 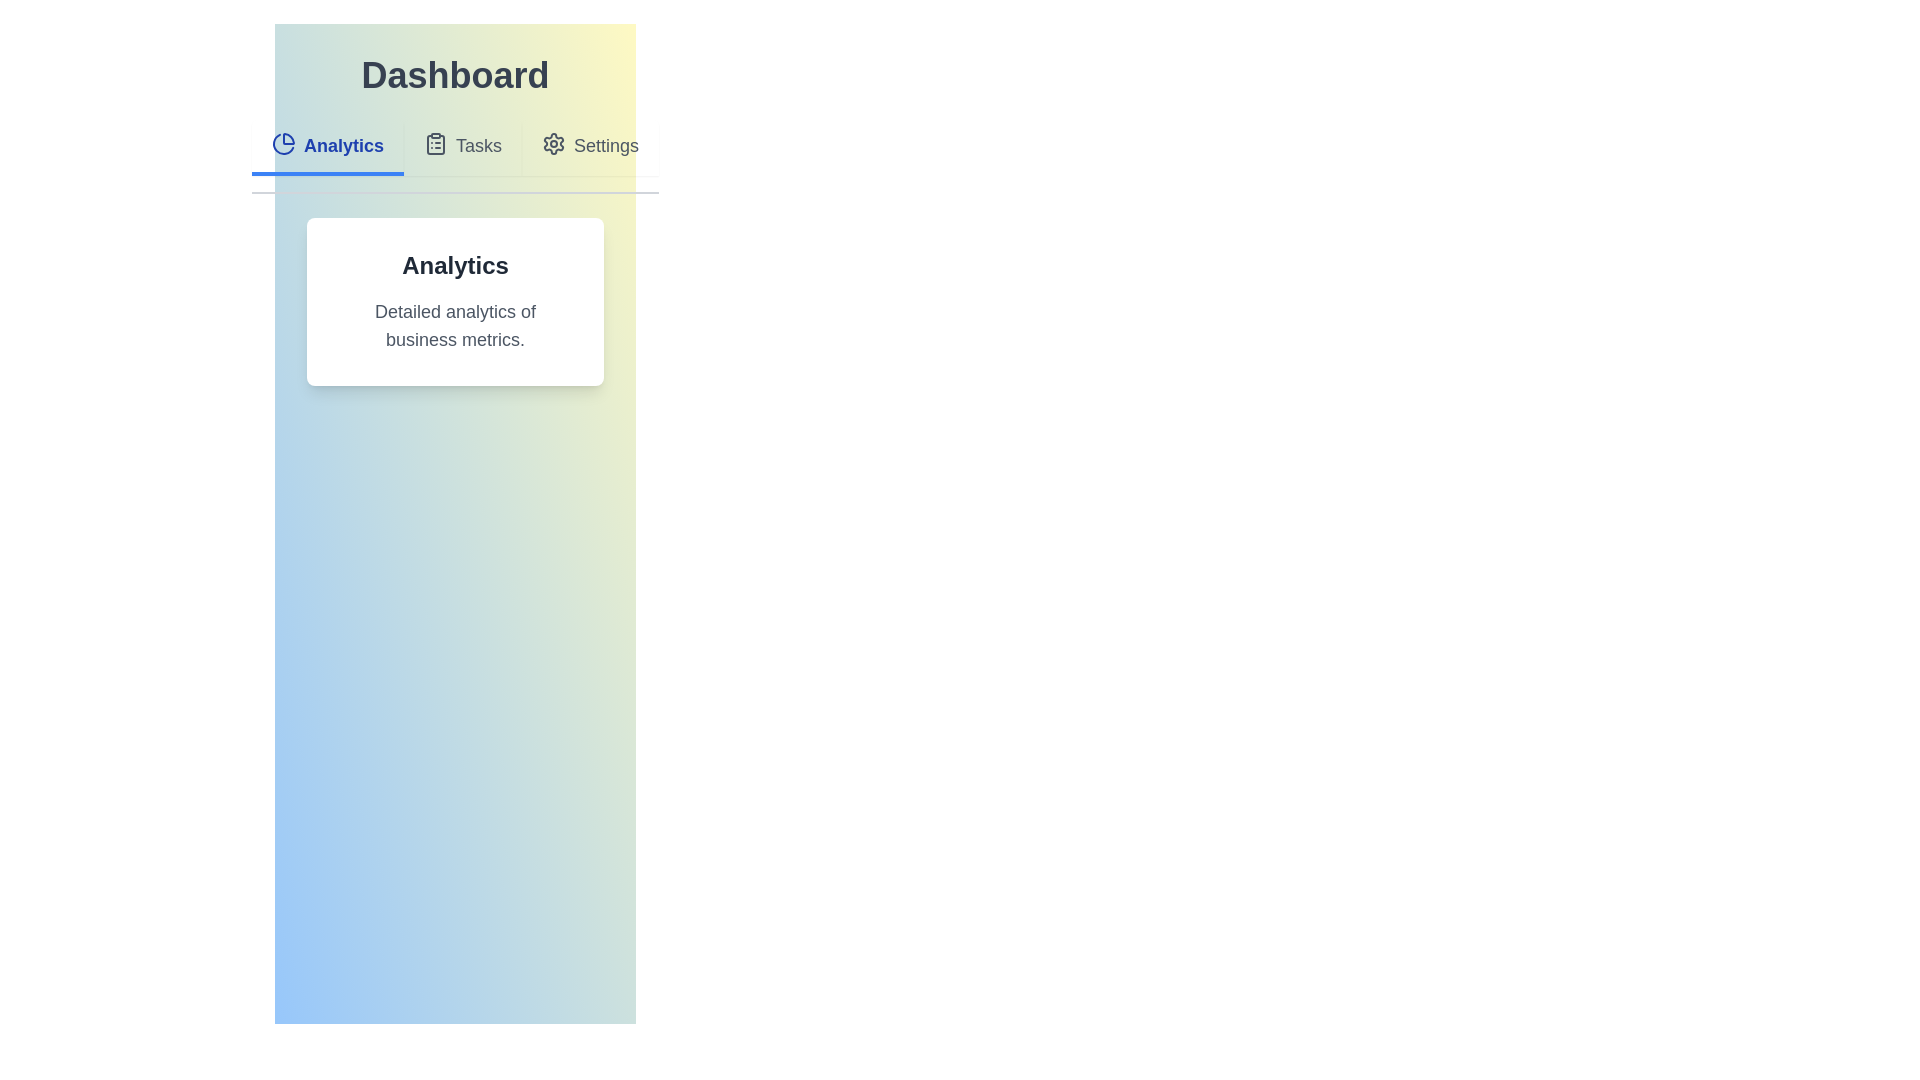 I want to click on the Analytics tab to view its content, so click(x=327, y=146).